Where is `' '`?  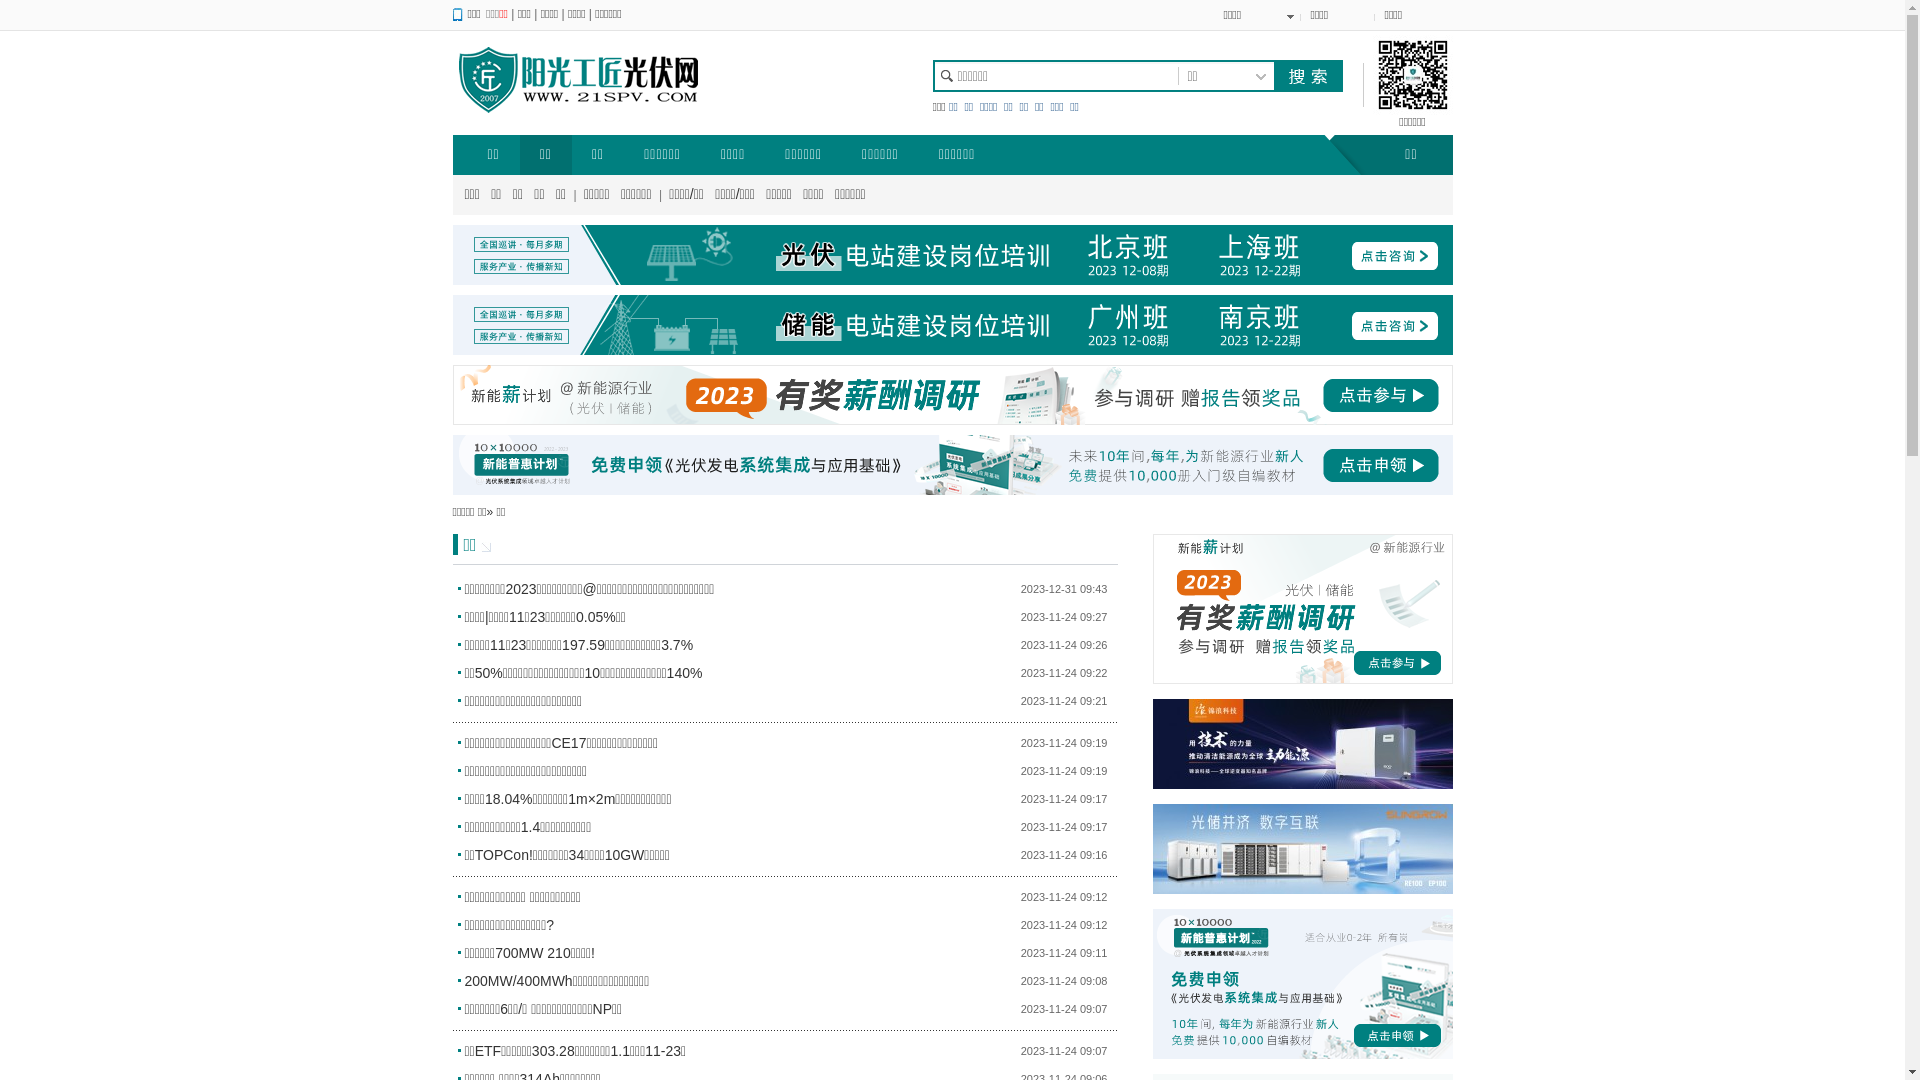
' ' is located at coordinates (1271, 75).